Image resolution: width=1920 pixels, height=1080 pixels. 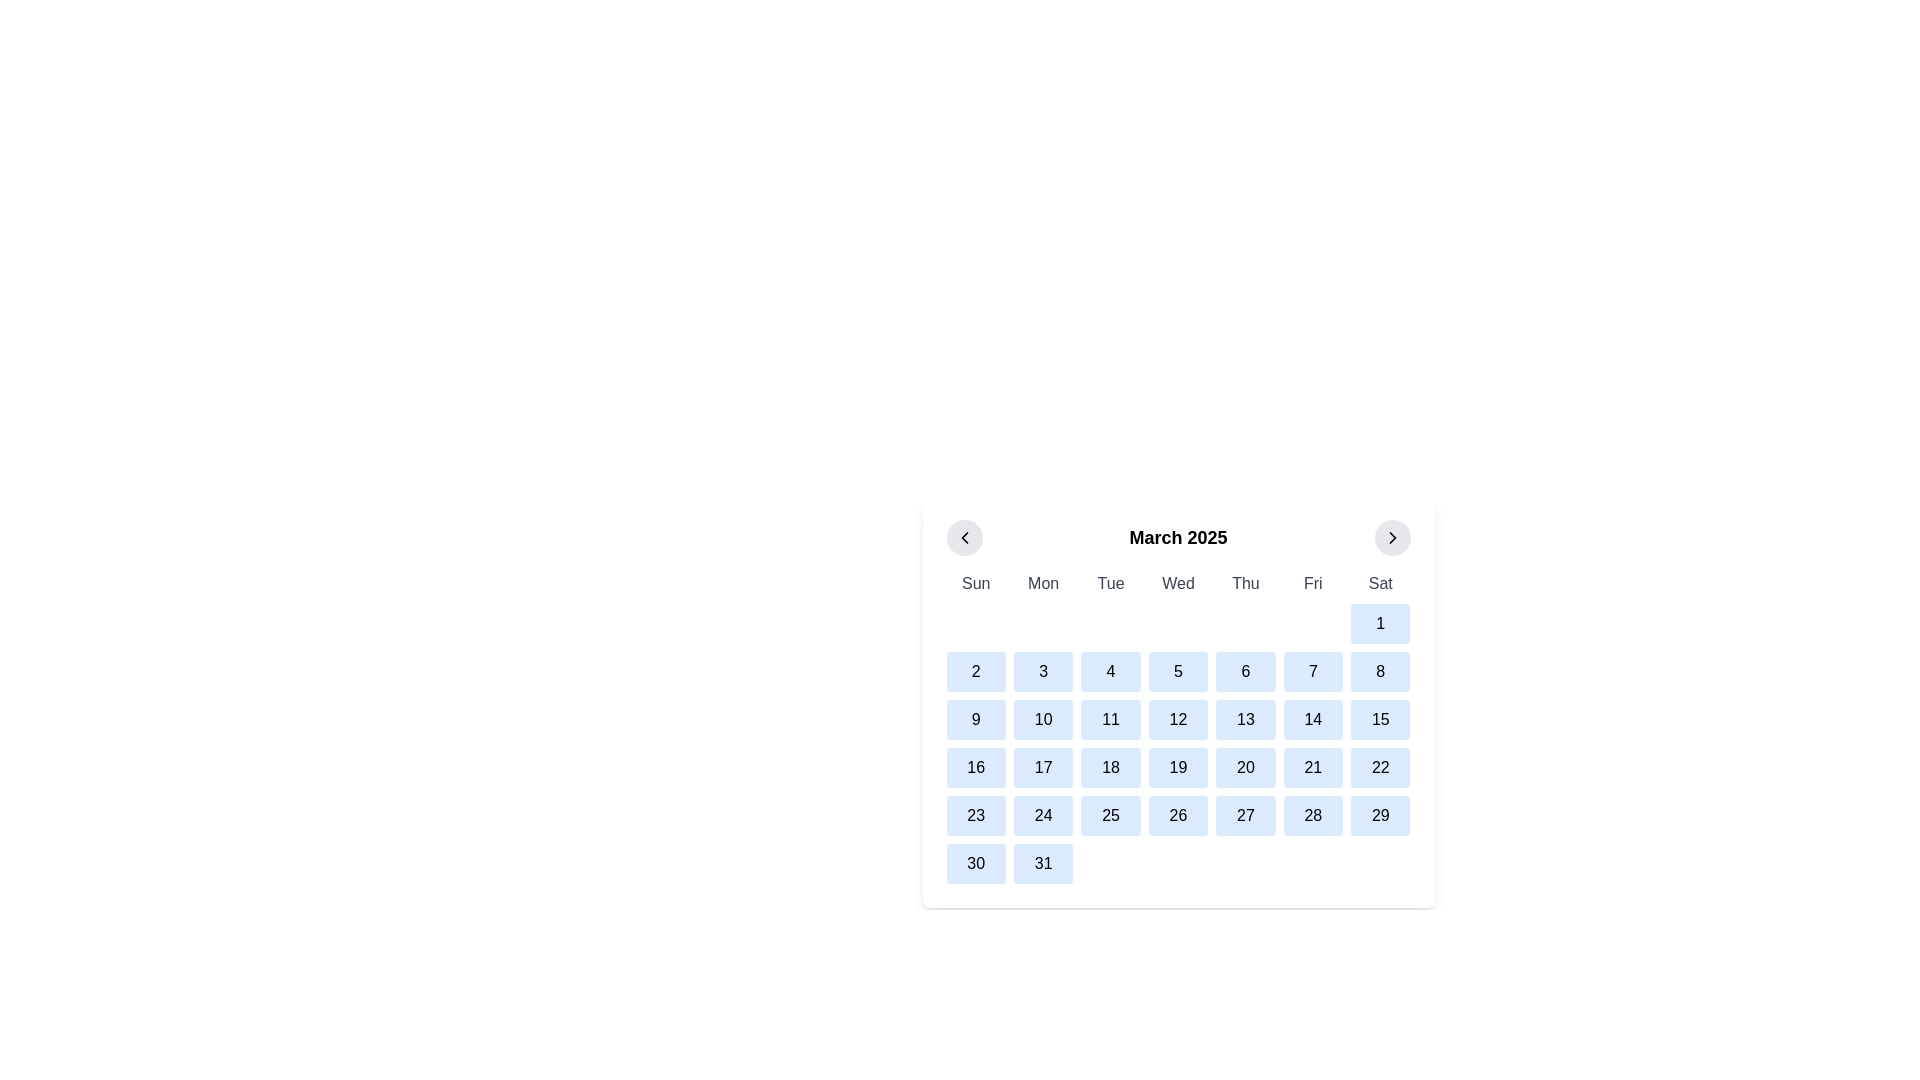 What do you see at coordinates (976, 863) in the screenshot?
I see `the button representing the date '30' on the calendar` at bounding box center [976, 863].